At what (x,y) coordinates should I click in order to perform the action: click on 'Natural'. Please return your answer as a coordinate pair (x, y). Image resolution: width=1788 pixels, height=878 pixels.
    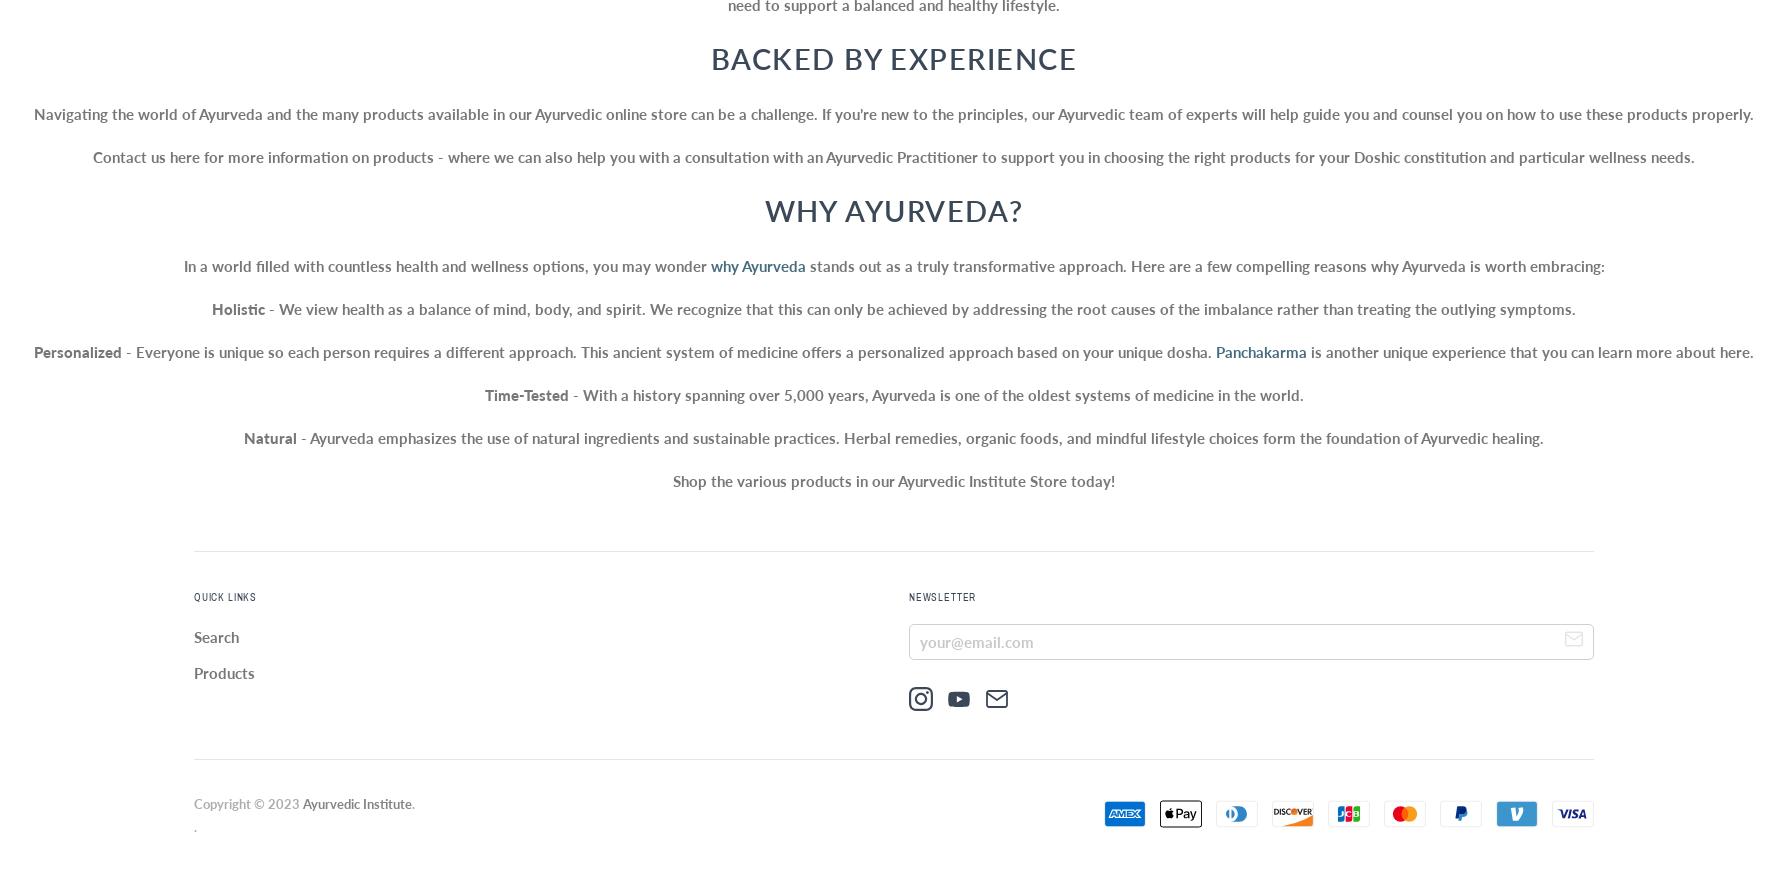
    Looking at the image, I should click on (269, 438).